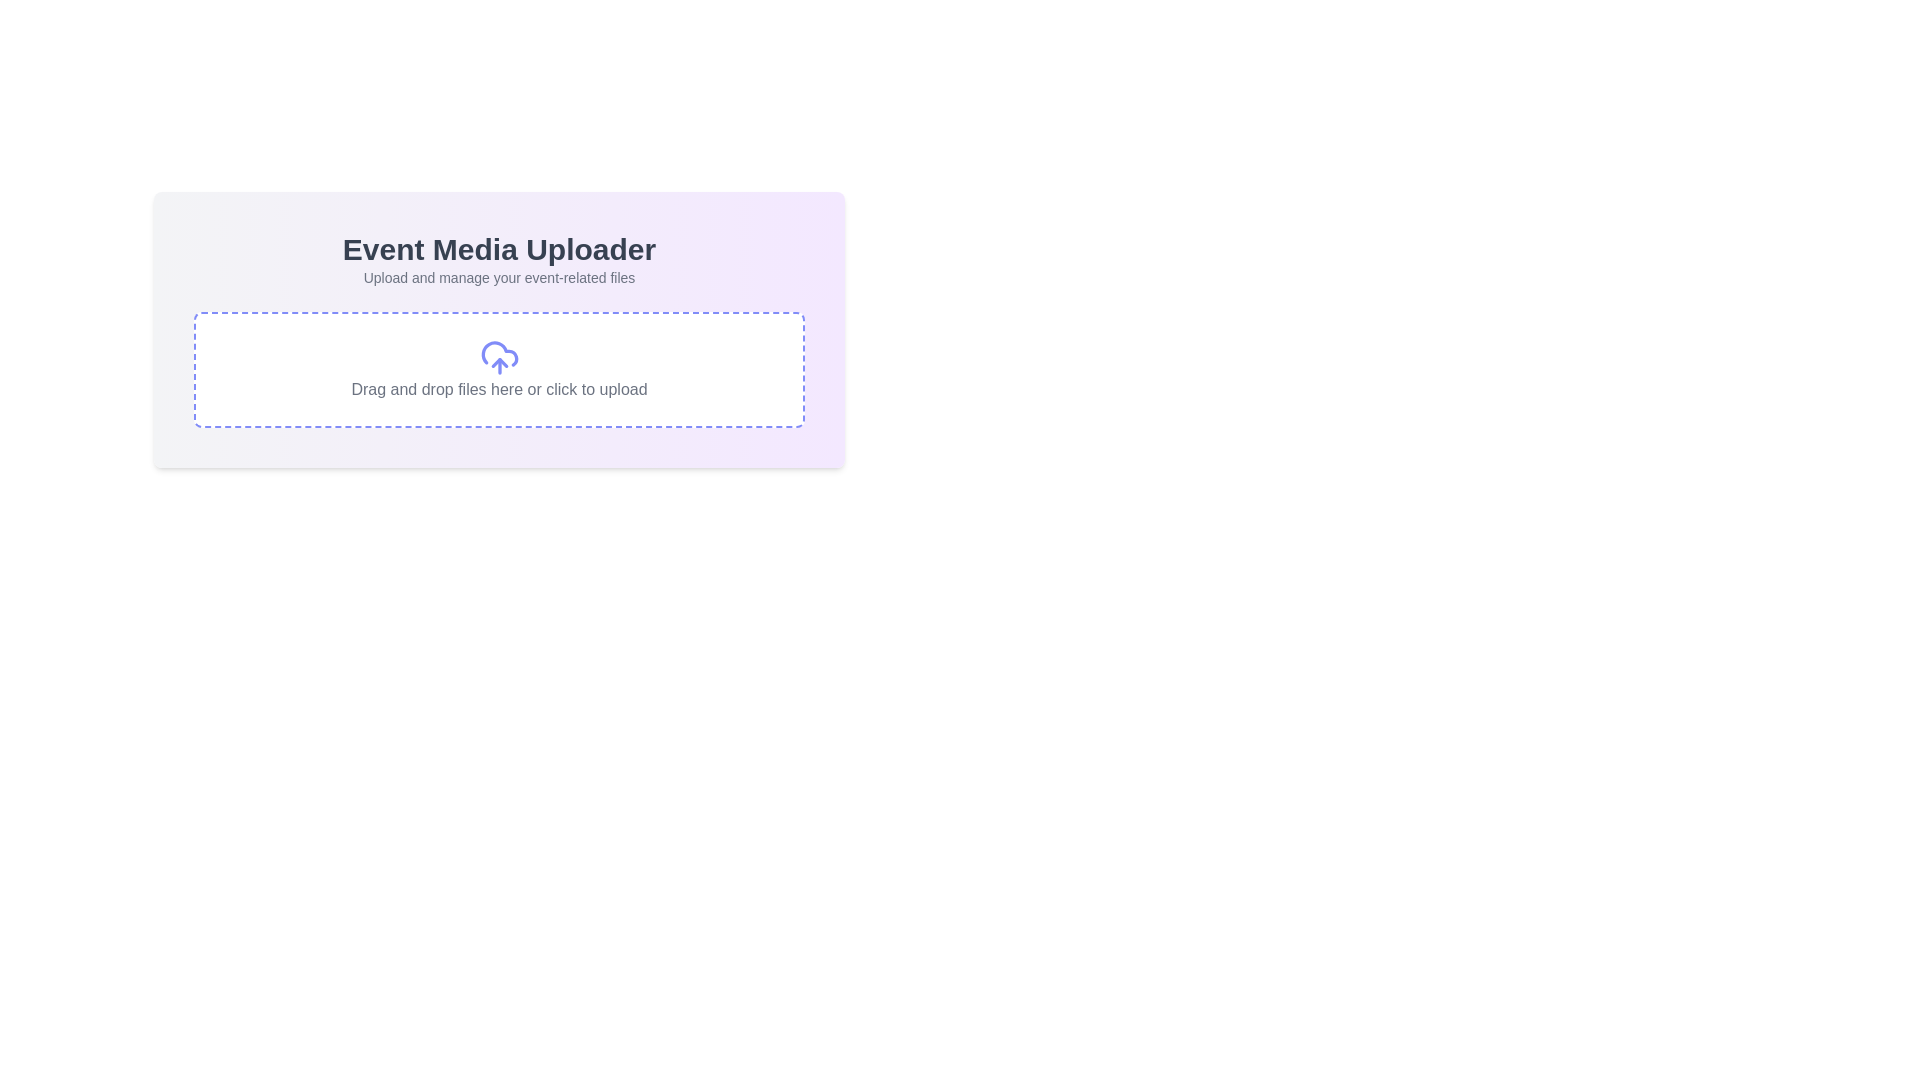 Image resolution: width=1920 pixels, height=1080 pixels. What do you see at coordinates (499, 277) in the screenshot?
I see `the text label that provides guidance for the file uploading feature, located below the title 'Event Media Uploader'` at bounding box center [499, 277].